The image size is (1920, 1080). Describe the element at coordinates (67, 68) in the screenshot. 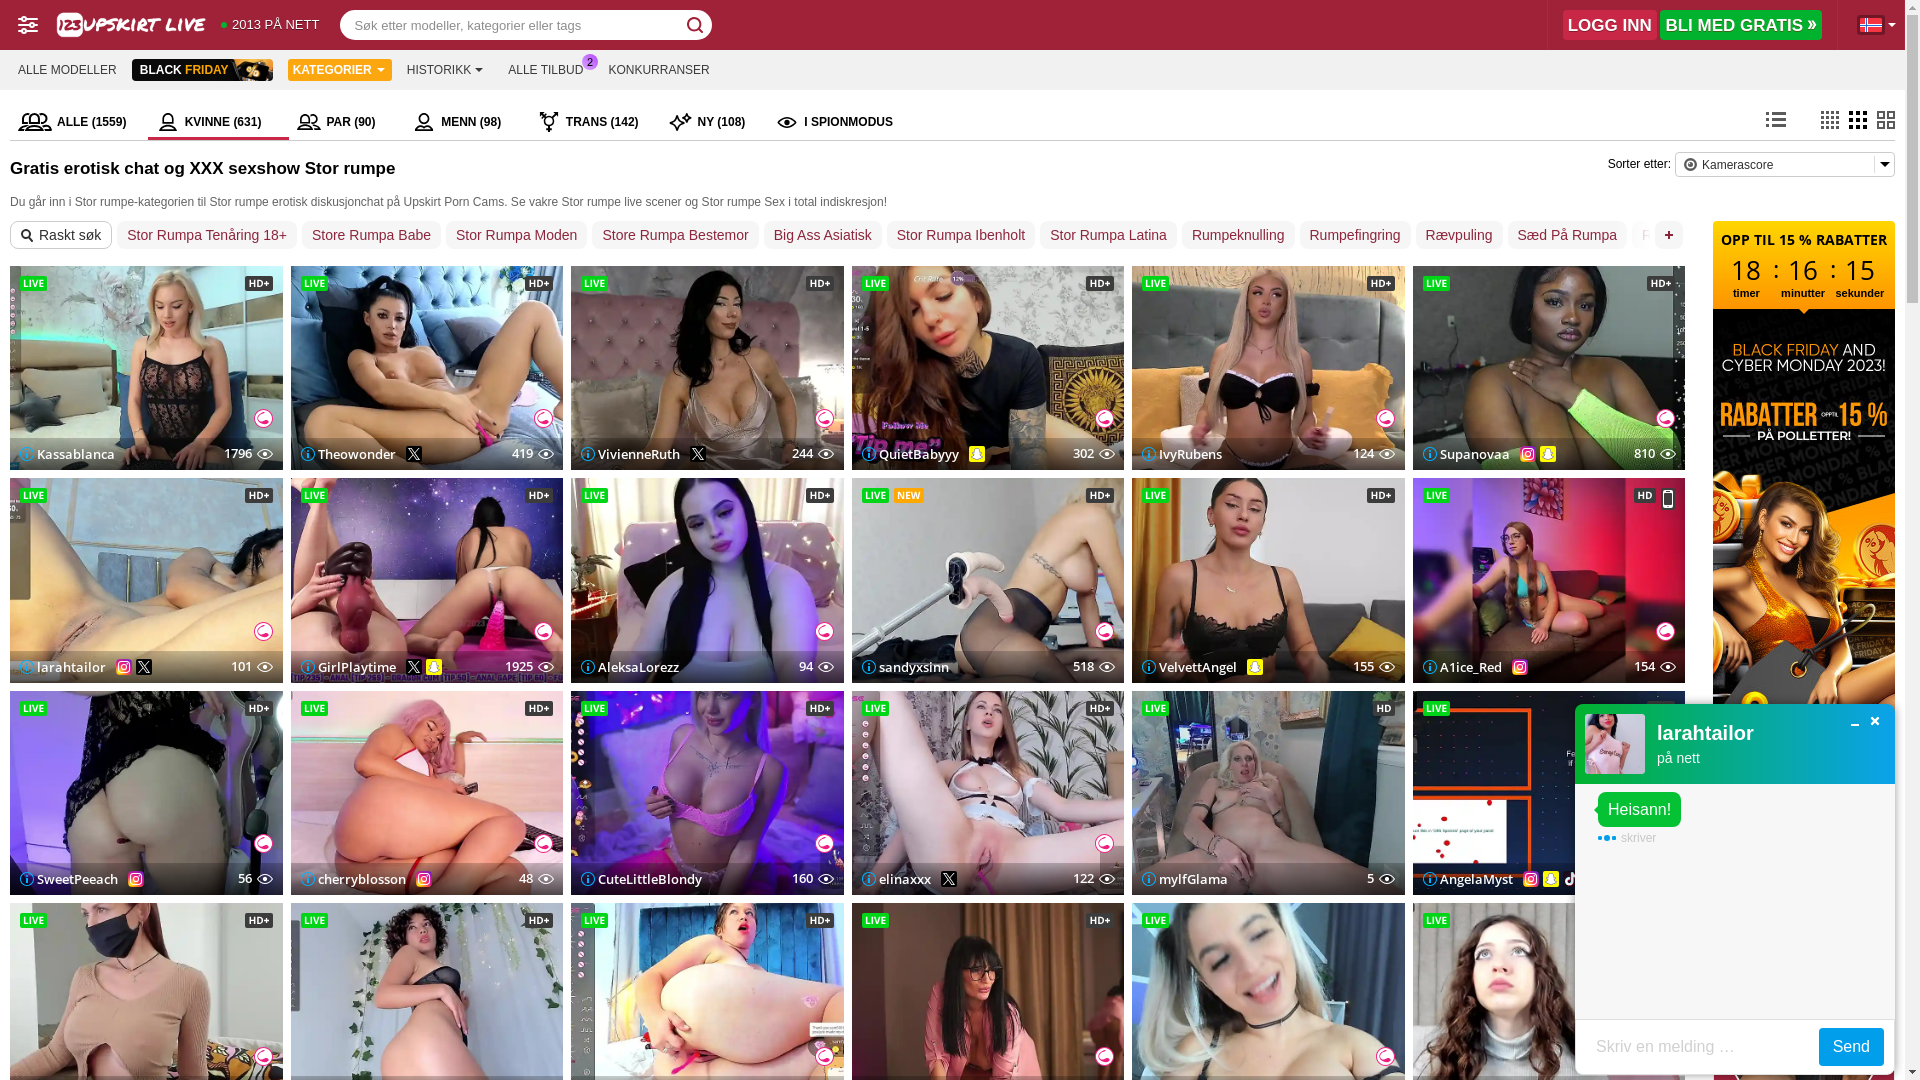

I see `'ALLE MODELLER'` at that location.